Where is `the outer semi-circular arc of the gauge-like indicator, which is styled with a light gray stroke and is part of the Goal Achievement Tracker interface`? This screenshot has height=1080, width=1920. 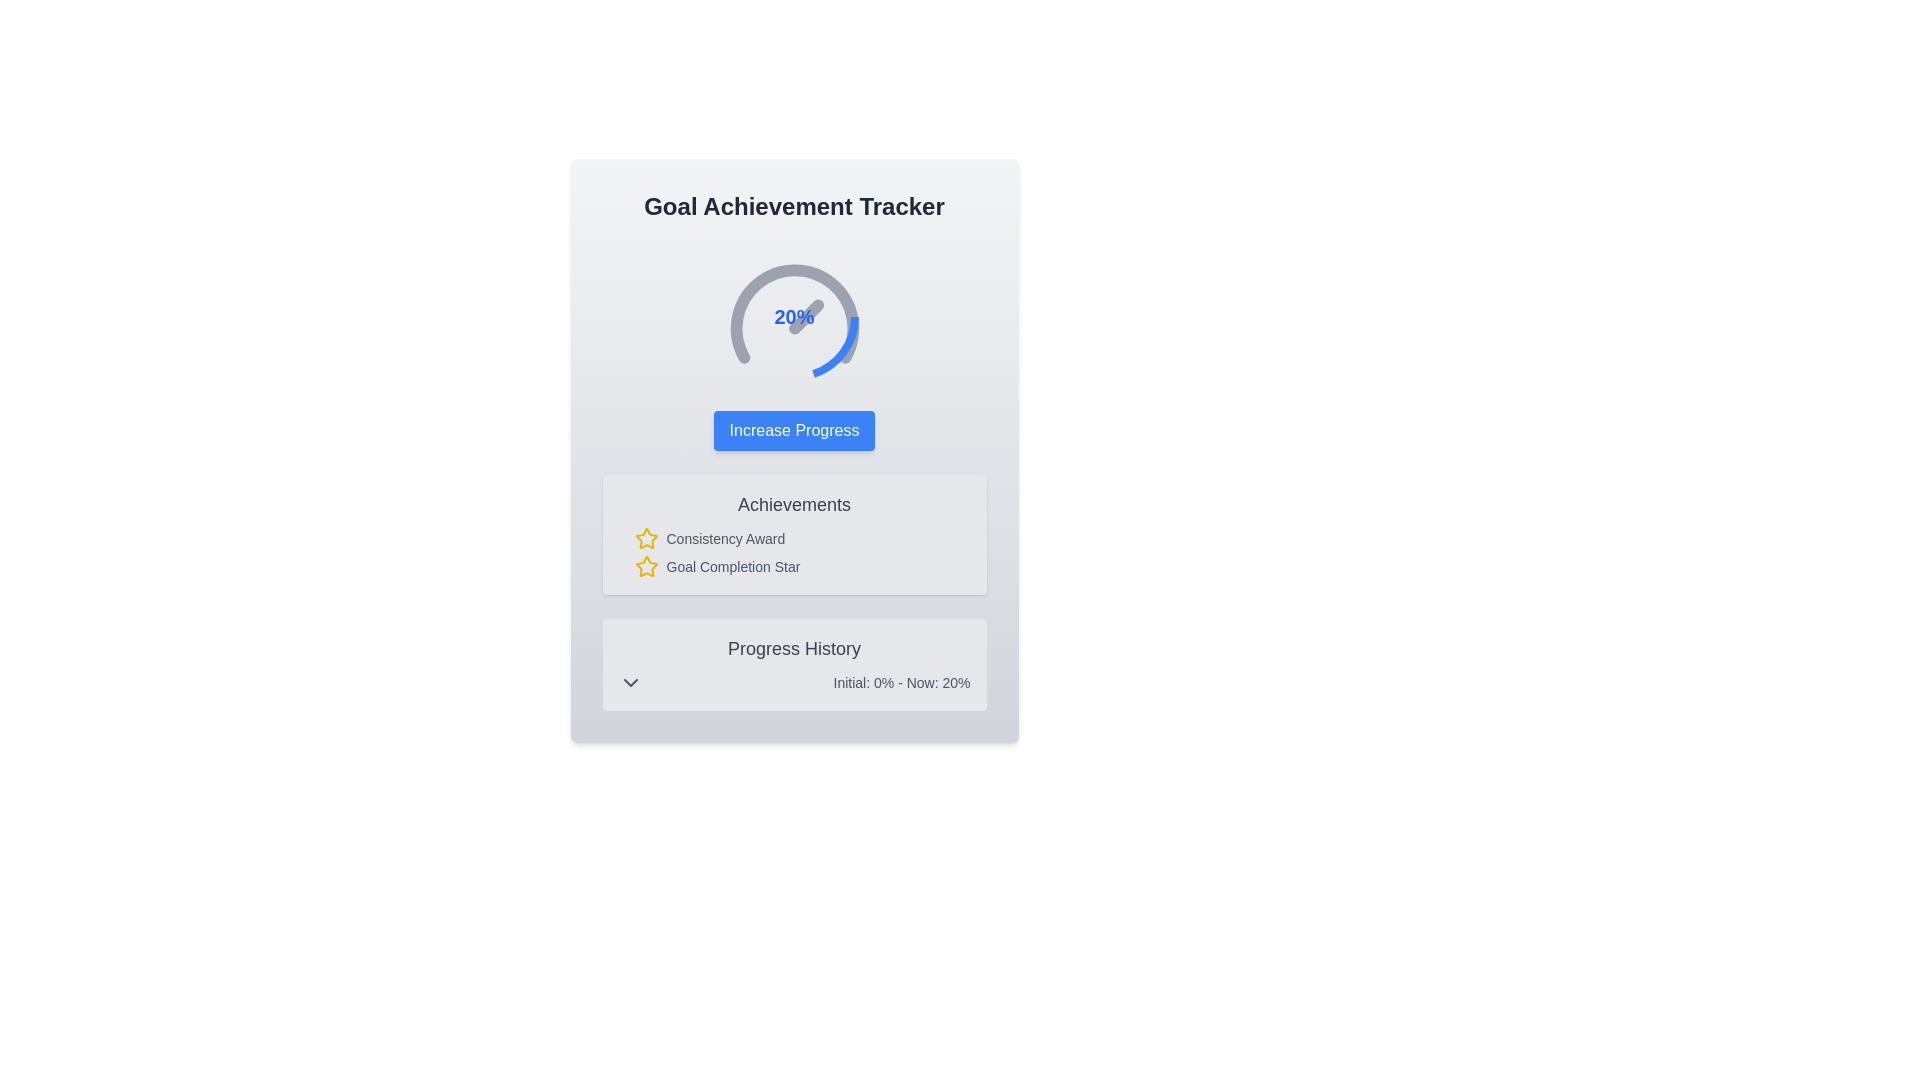 the outer semi-circular arc of the gauge-like indicator, which is styled with a light gray stroke and is part of the Goal Achievement Tracker interface is located at coordinates (793, 314).